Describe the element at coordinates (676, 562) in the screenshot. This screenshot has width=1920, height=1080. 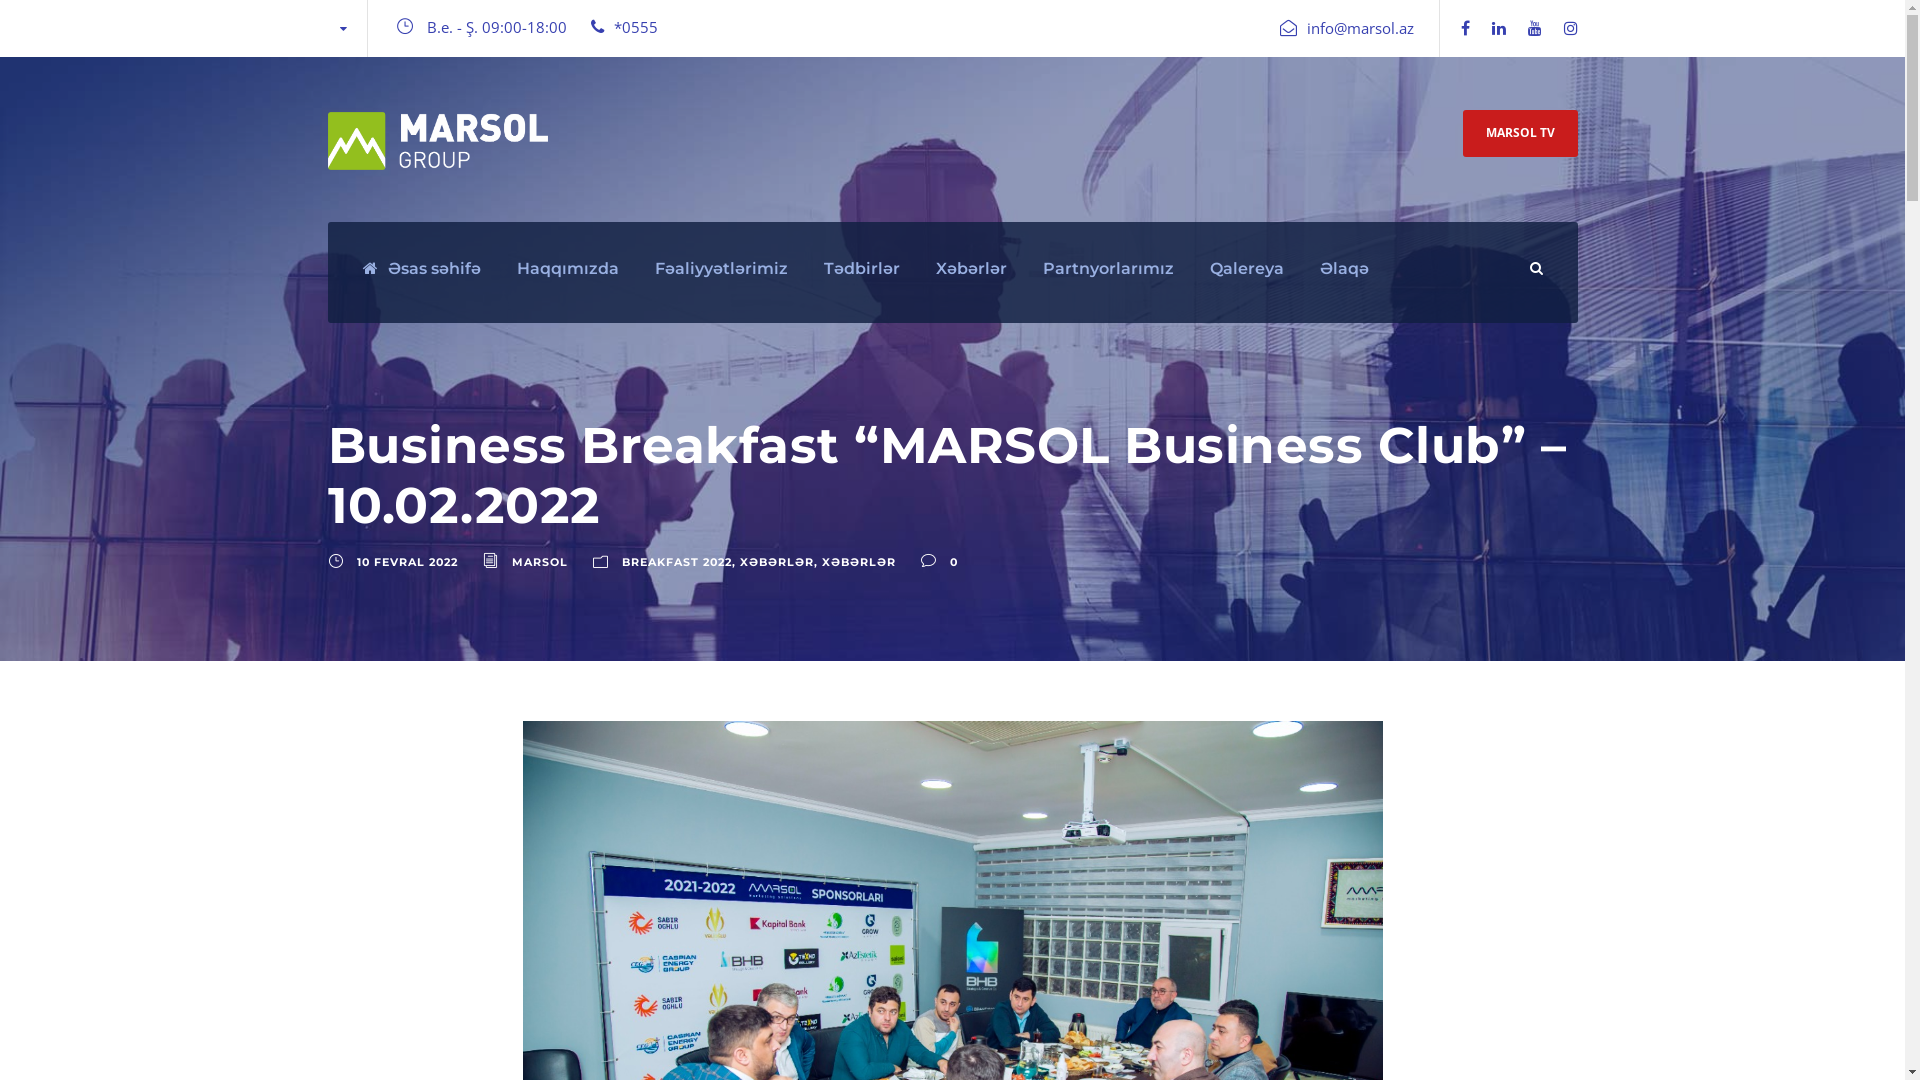
I see `'BREAKFAST 2022'` at that location.